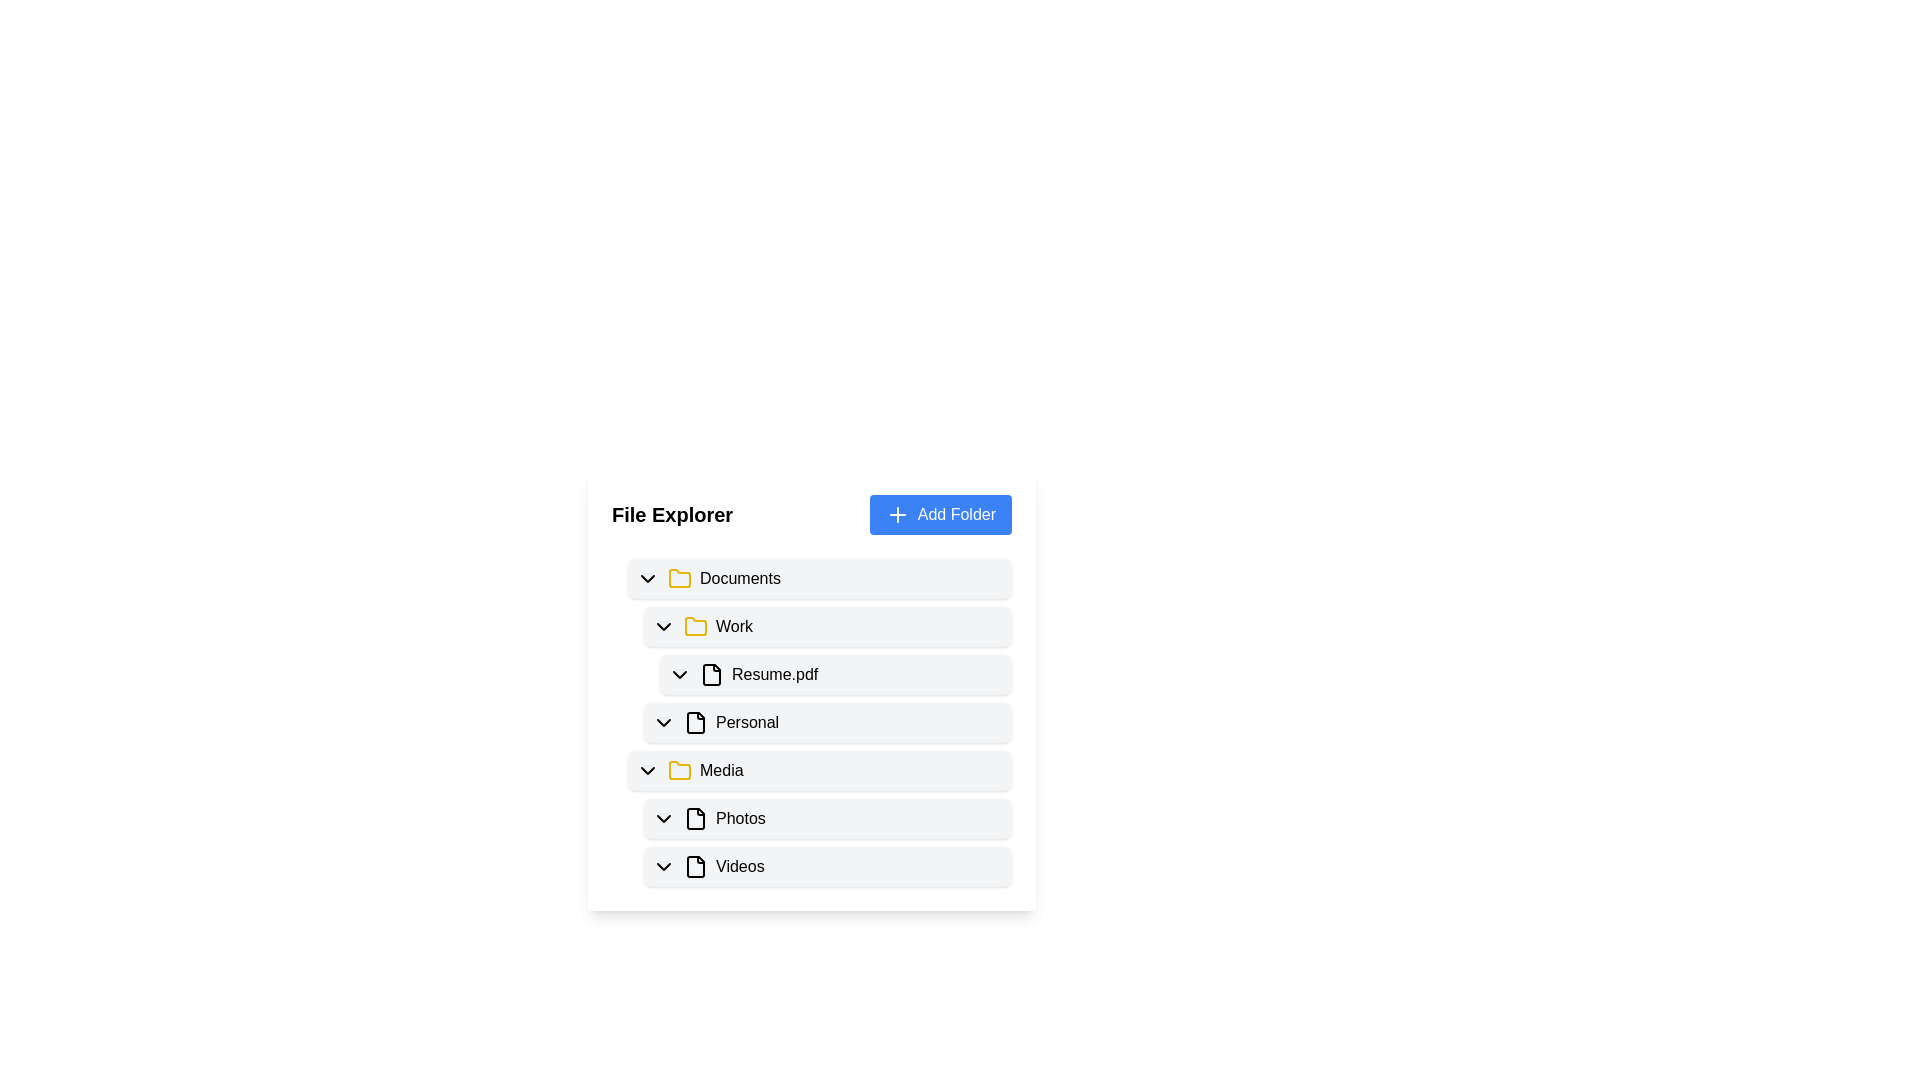  What do you see at coordinates (820, 647) in the screenshot?
I see `the 'Work' folder in the file explorer` at bounding box center [820, 647].